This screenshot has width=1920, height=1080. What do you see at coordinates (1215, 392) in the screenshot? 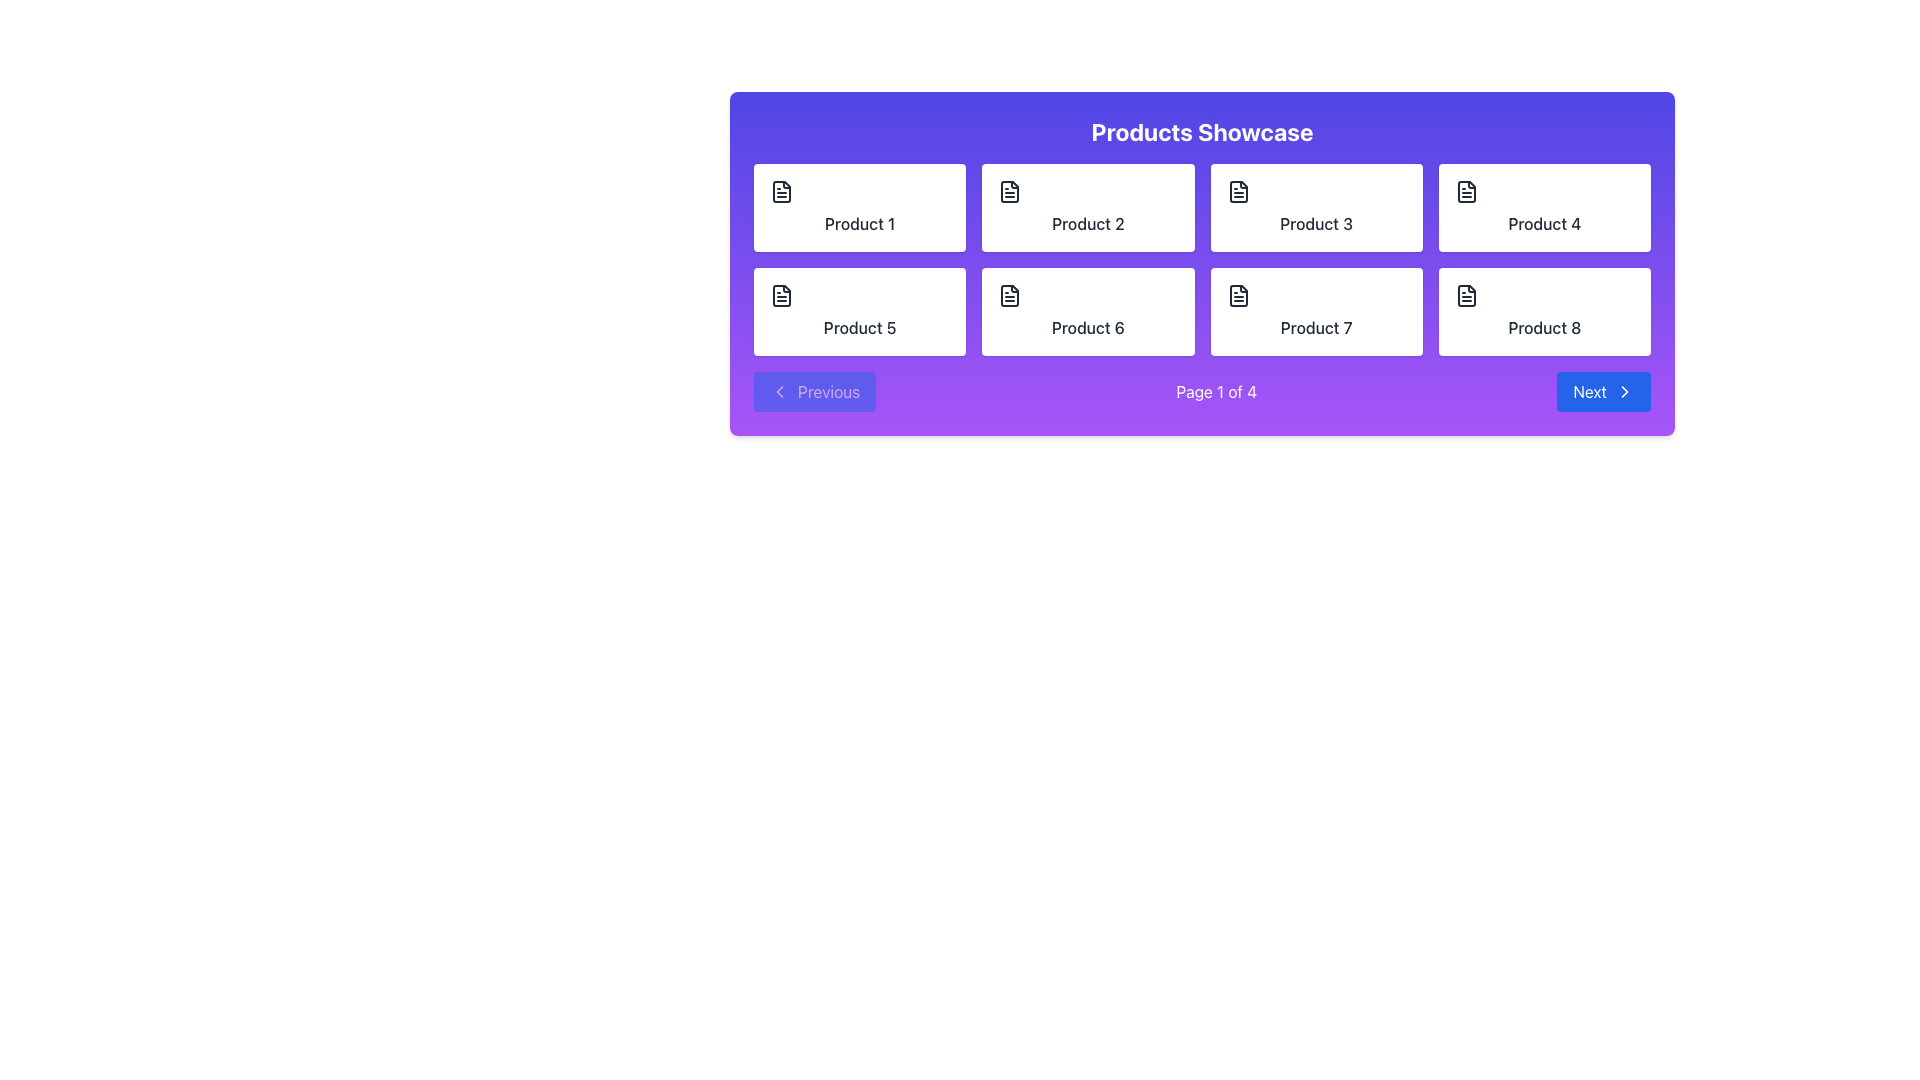
I see `the label displaying the current page number 'Page 1 of 4' which is styled with white text on a purple gradient background, located centrally in the pagination section` at bounding box center [1215, 392].